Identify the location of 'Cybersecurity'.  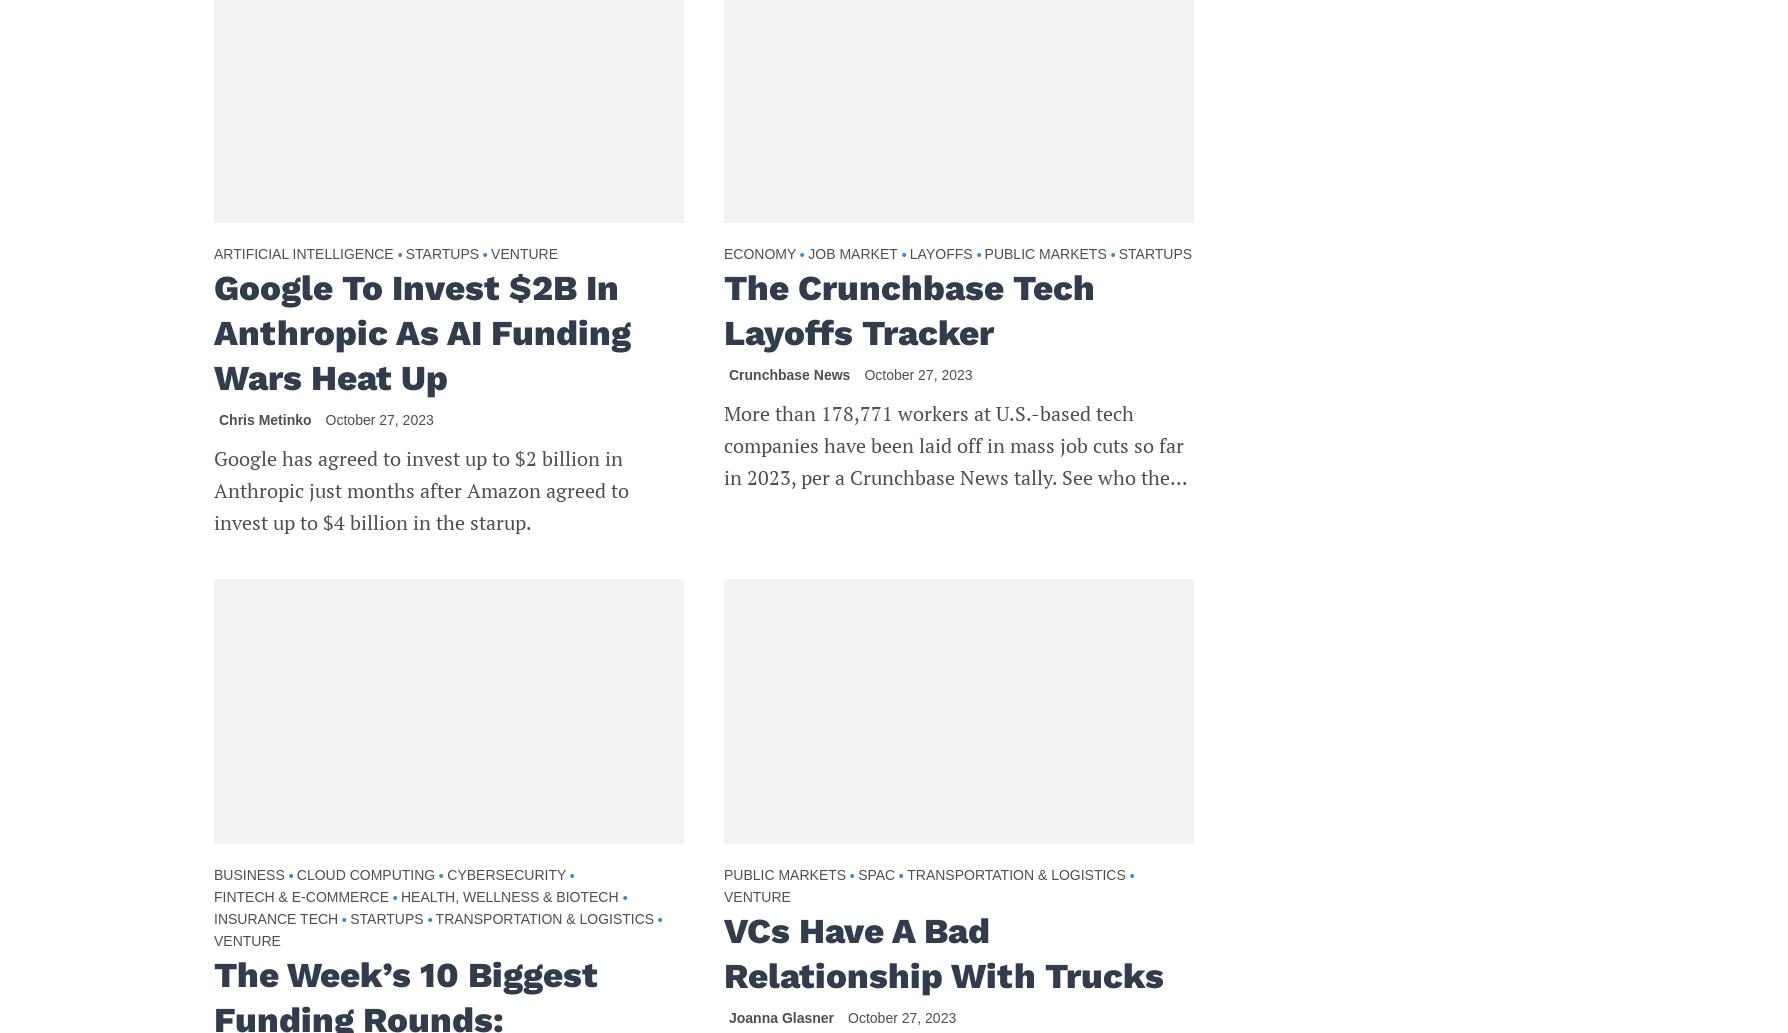
(447, 873).